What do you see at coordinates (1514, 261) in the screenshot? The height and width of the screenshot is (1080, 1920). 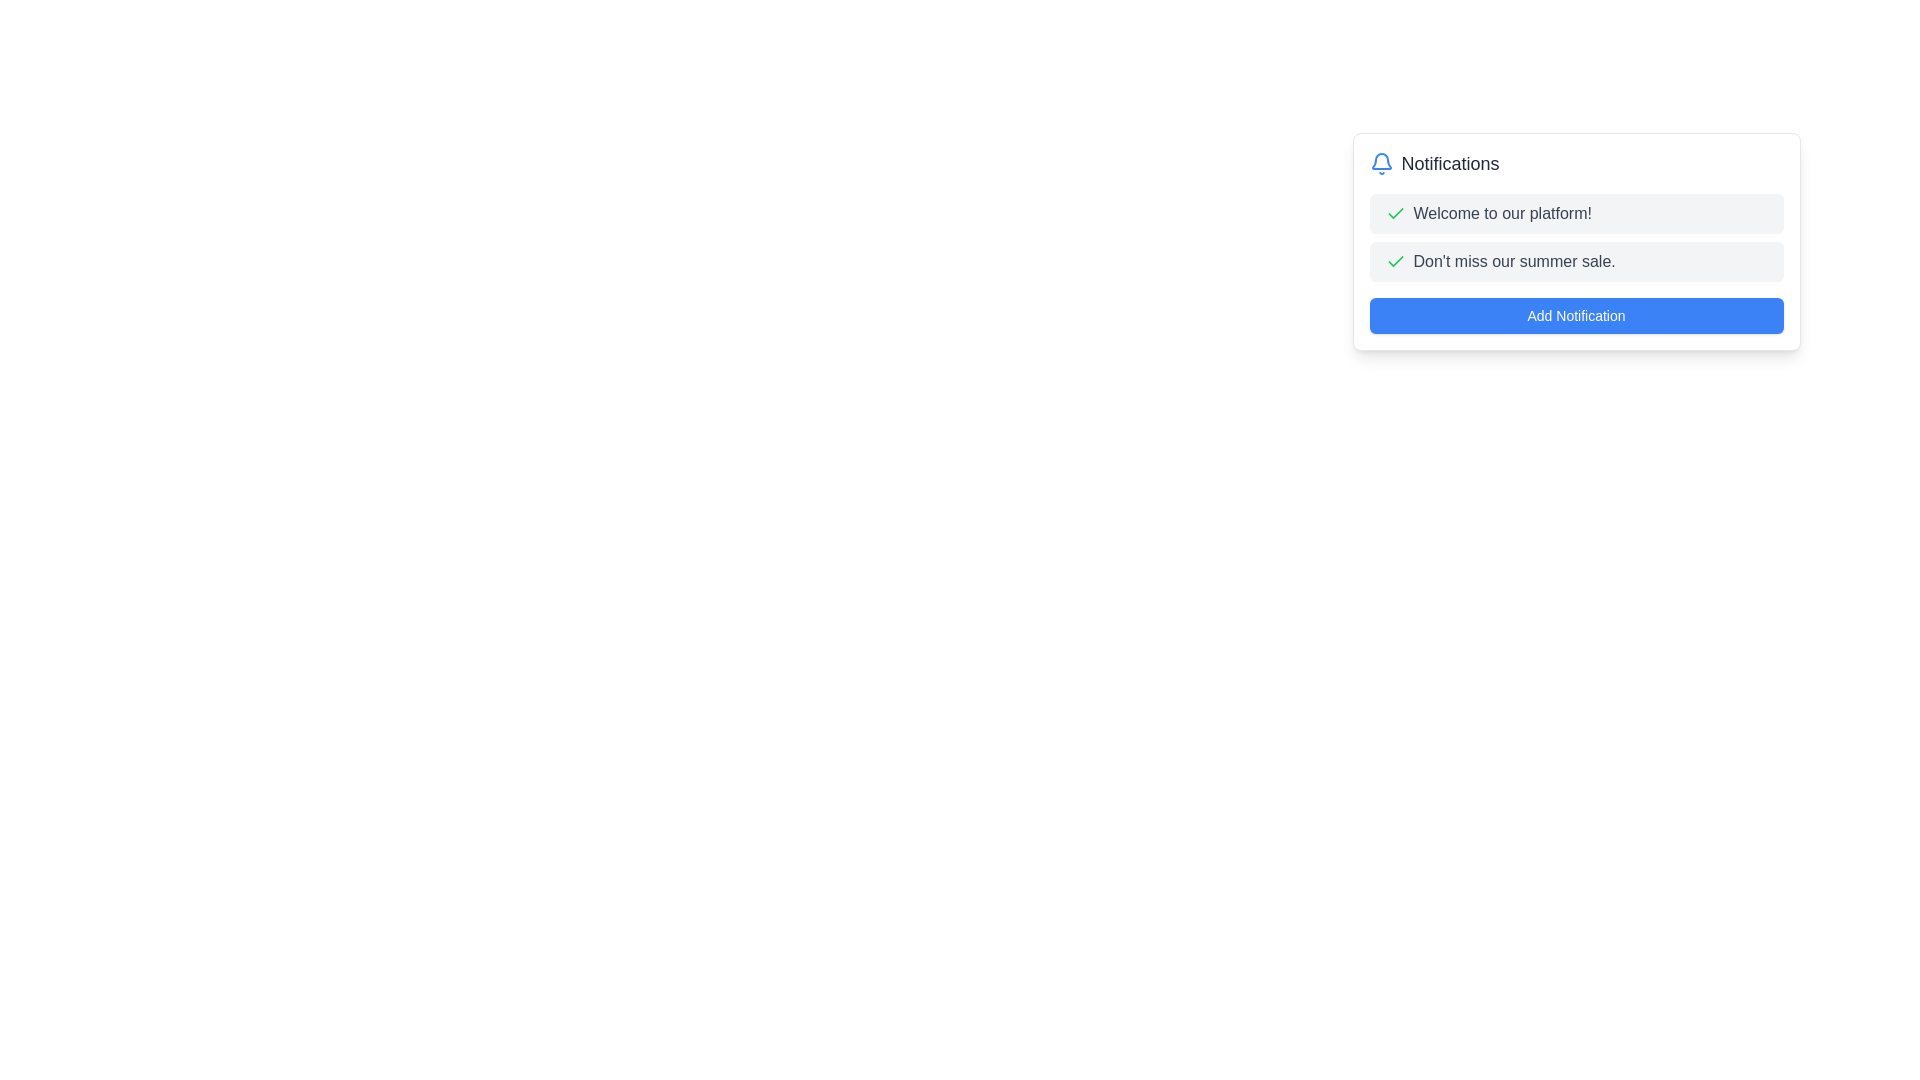 I see `the second notification text label indicating the ongoing summer sale, located beneath the first notification 'Welcome to our platform!'` at bounding box center [1514, 261].